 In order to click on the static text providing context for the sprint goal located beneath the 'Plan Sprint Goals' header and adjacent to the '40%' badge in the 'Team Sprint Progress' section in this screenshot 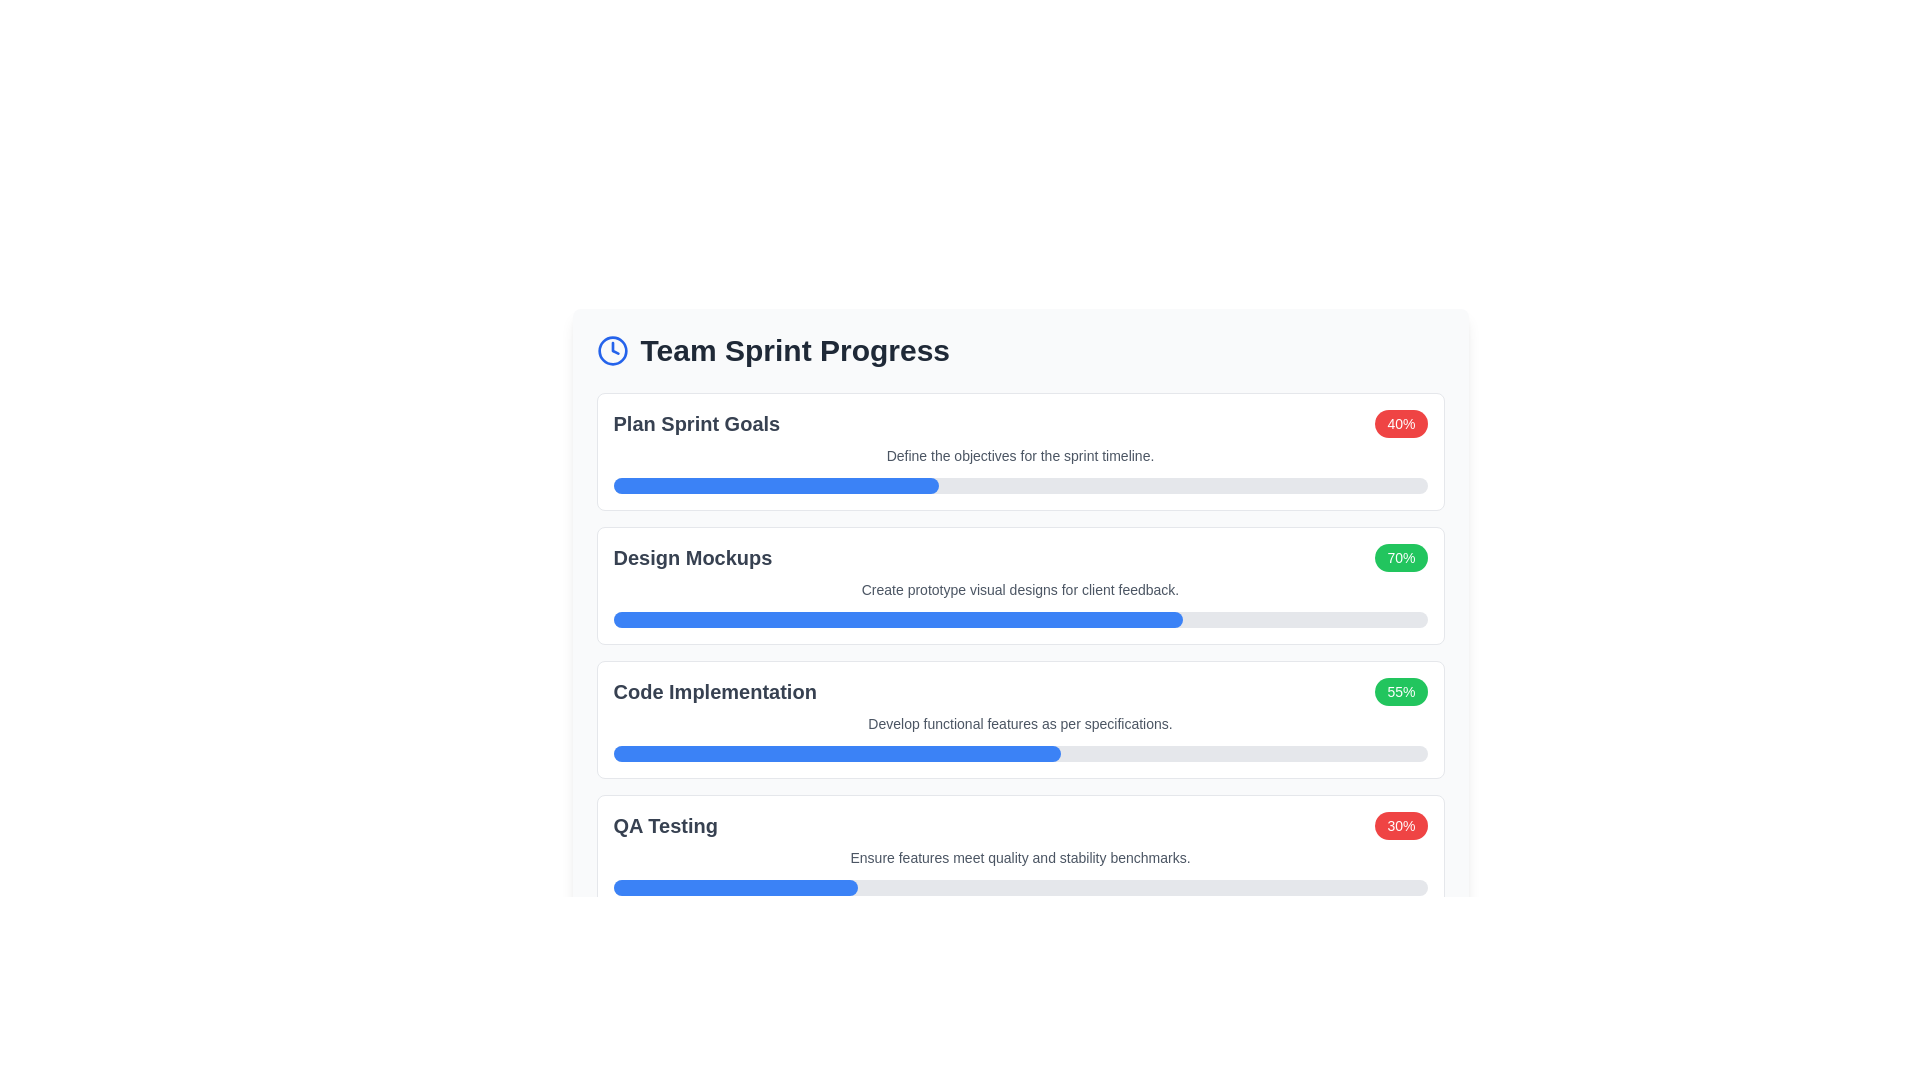, I will do `click(1020, 455)`.